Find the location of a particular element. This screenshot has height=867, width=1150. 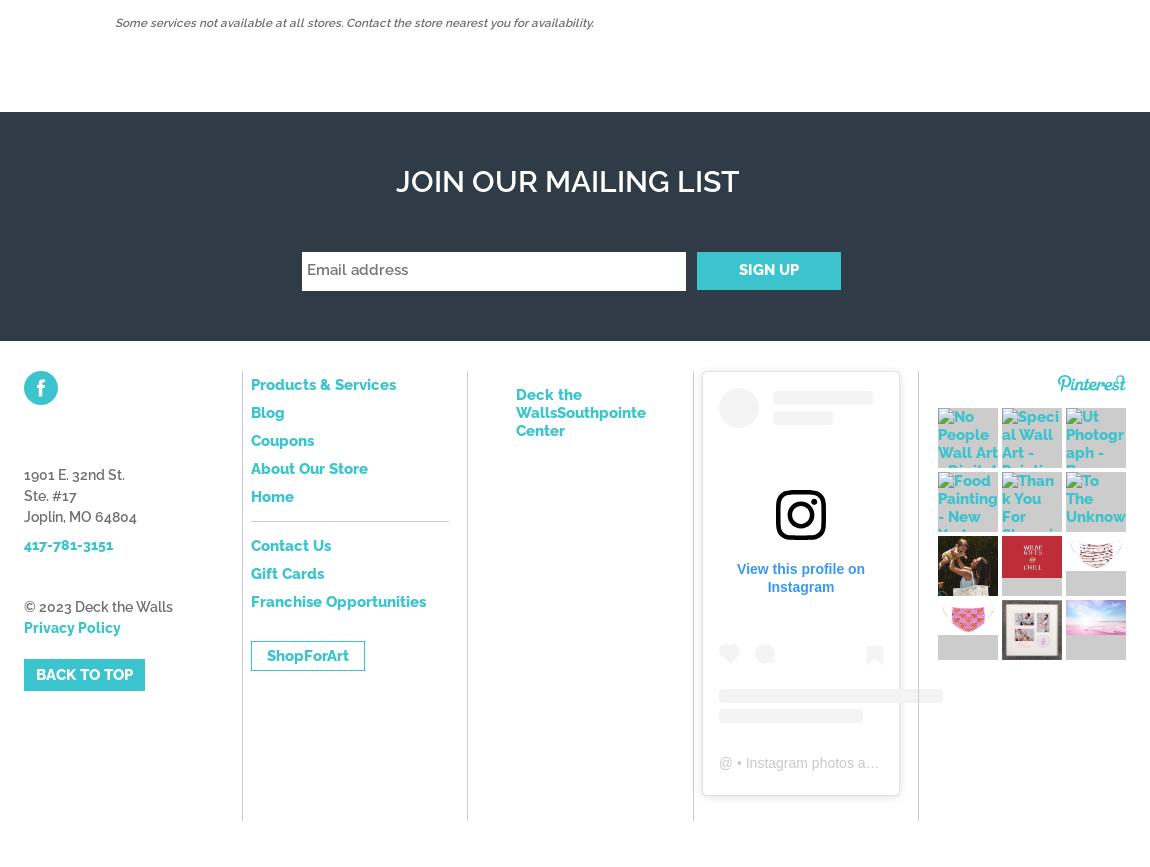

'Blog' is located at coordinates (249, 411).